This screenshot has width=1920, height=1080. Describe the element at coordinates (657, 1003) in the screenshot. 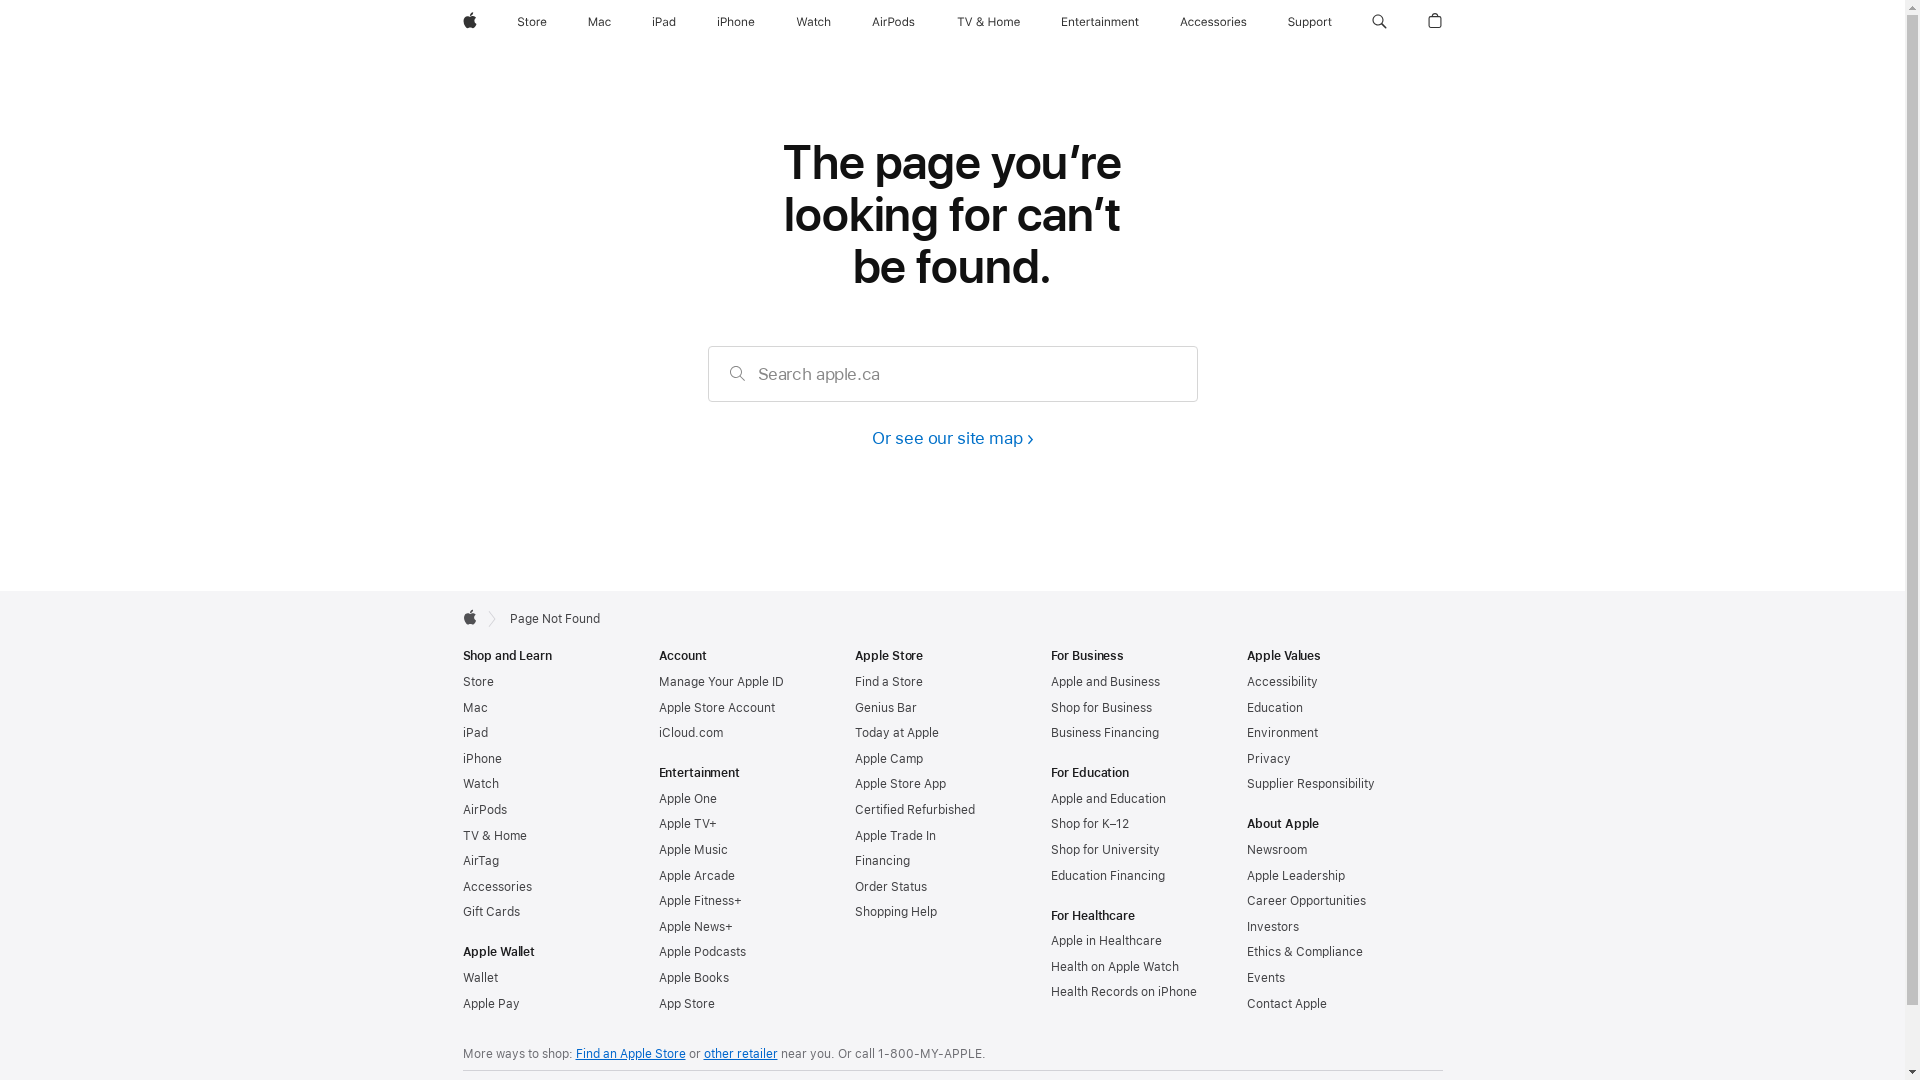

I see `'App Store'` at that location.